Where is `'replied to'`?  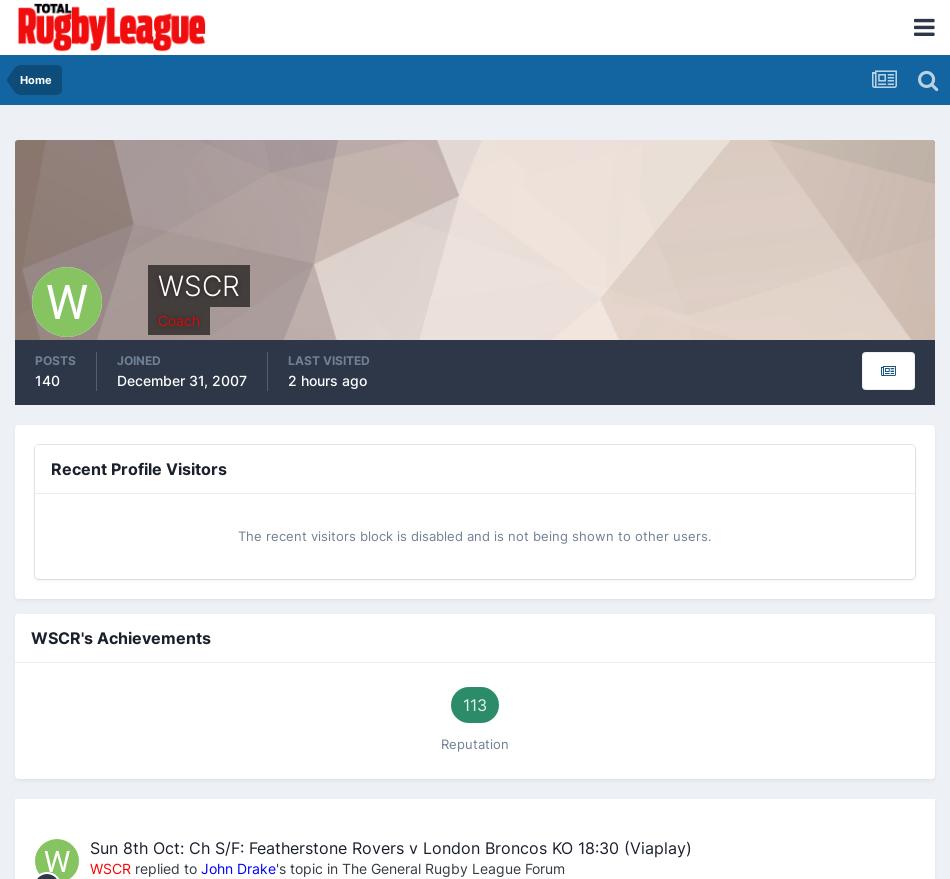 'replied to' is located at coordinates (131, 868).